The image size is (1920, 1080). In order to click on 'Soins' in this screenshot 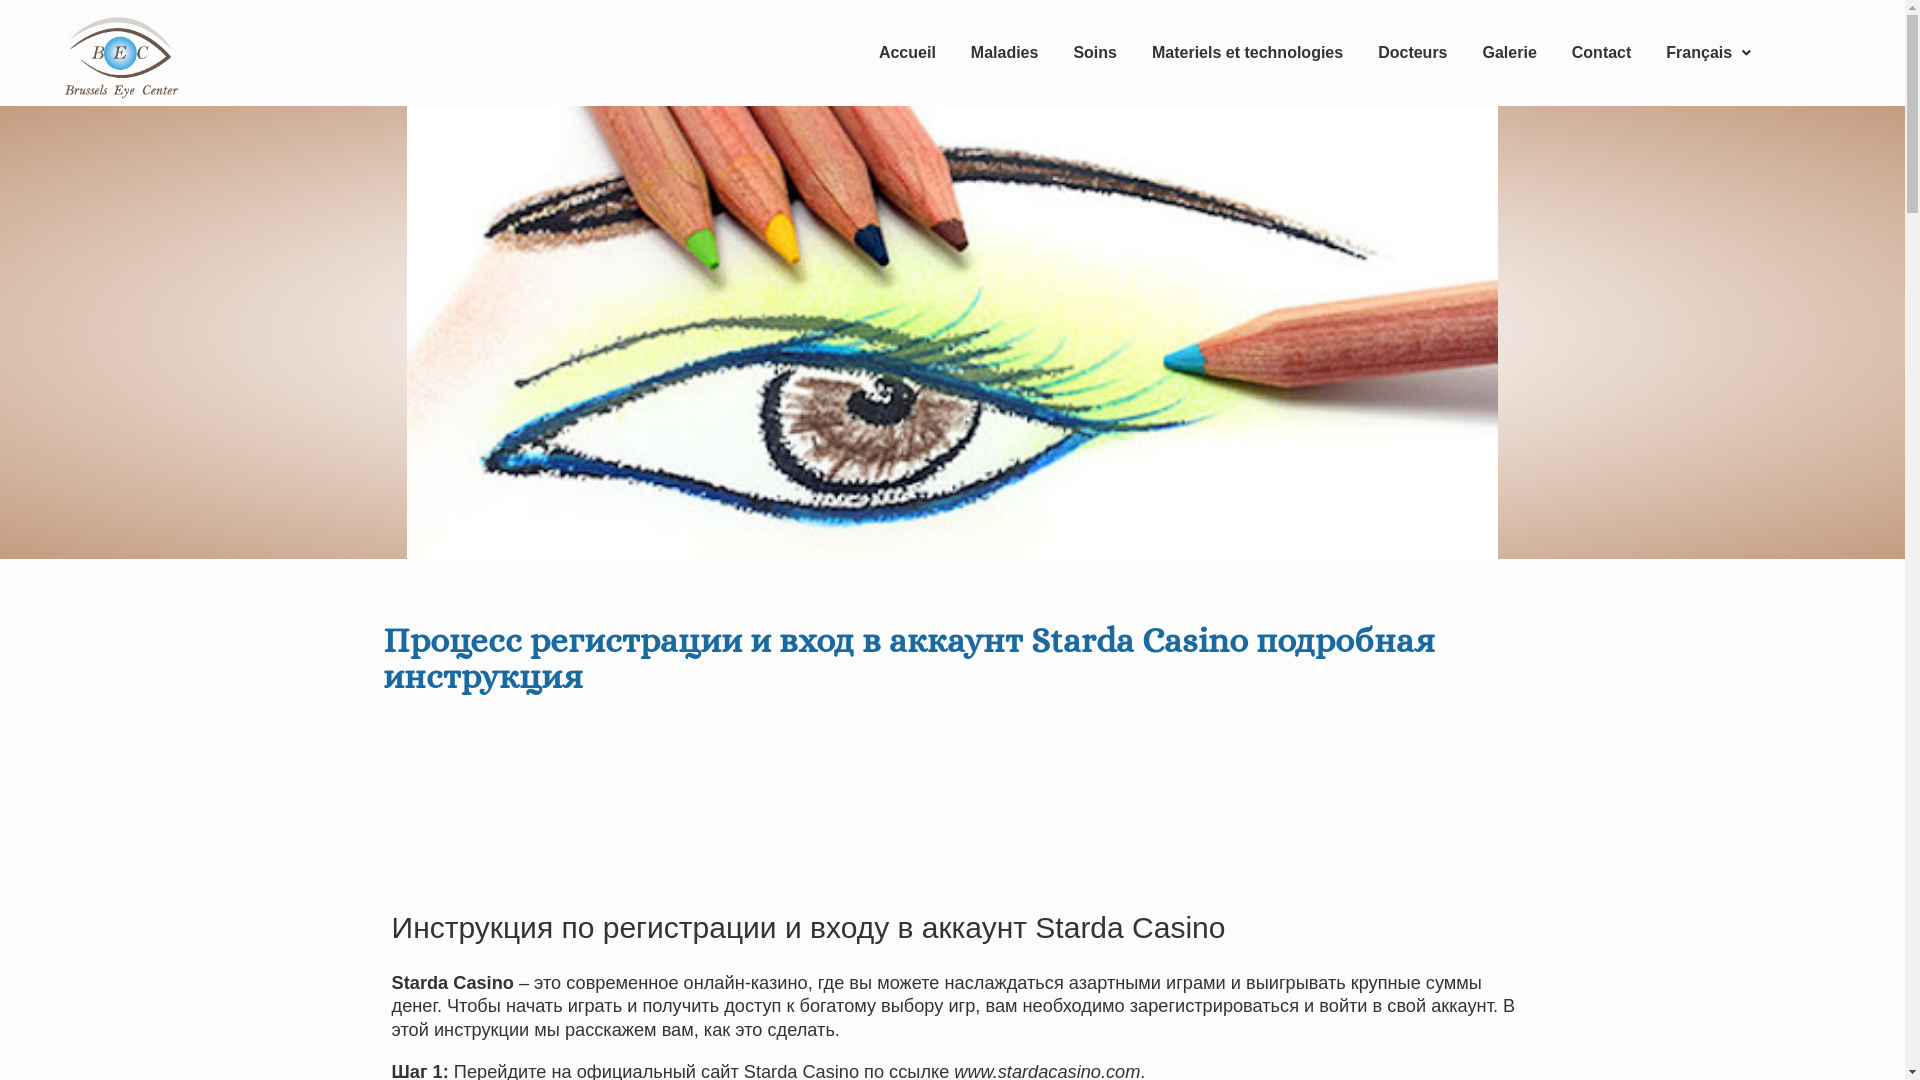, I will do `click(1093, 52)`.